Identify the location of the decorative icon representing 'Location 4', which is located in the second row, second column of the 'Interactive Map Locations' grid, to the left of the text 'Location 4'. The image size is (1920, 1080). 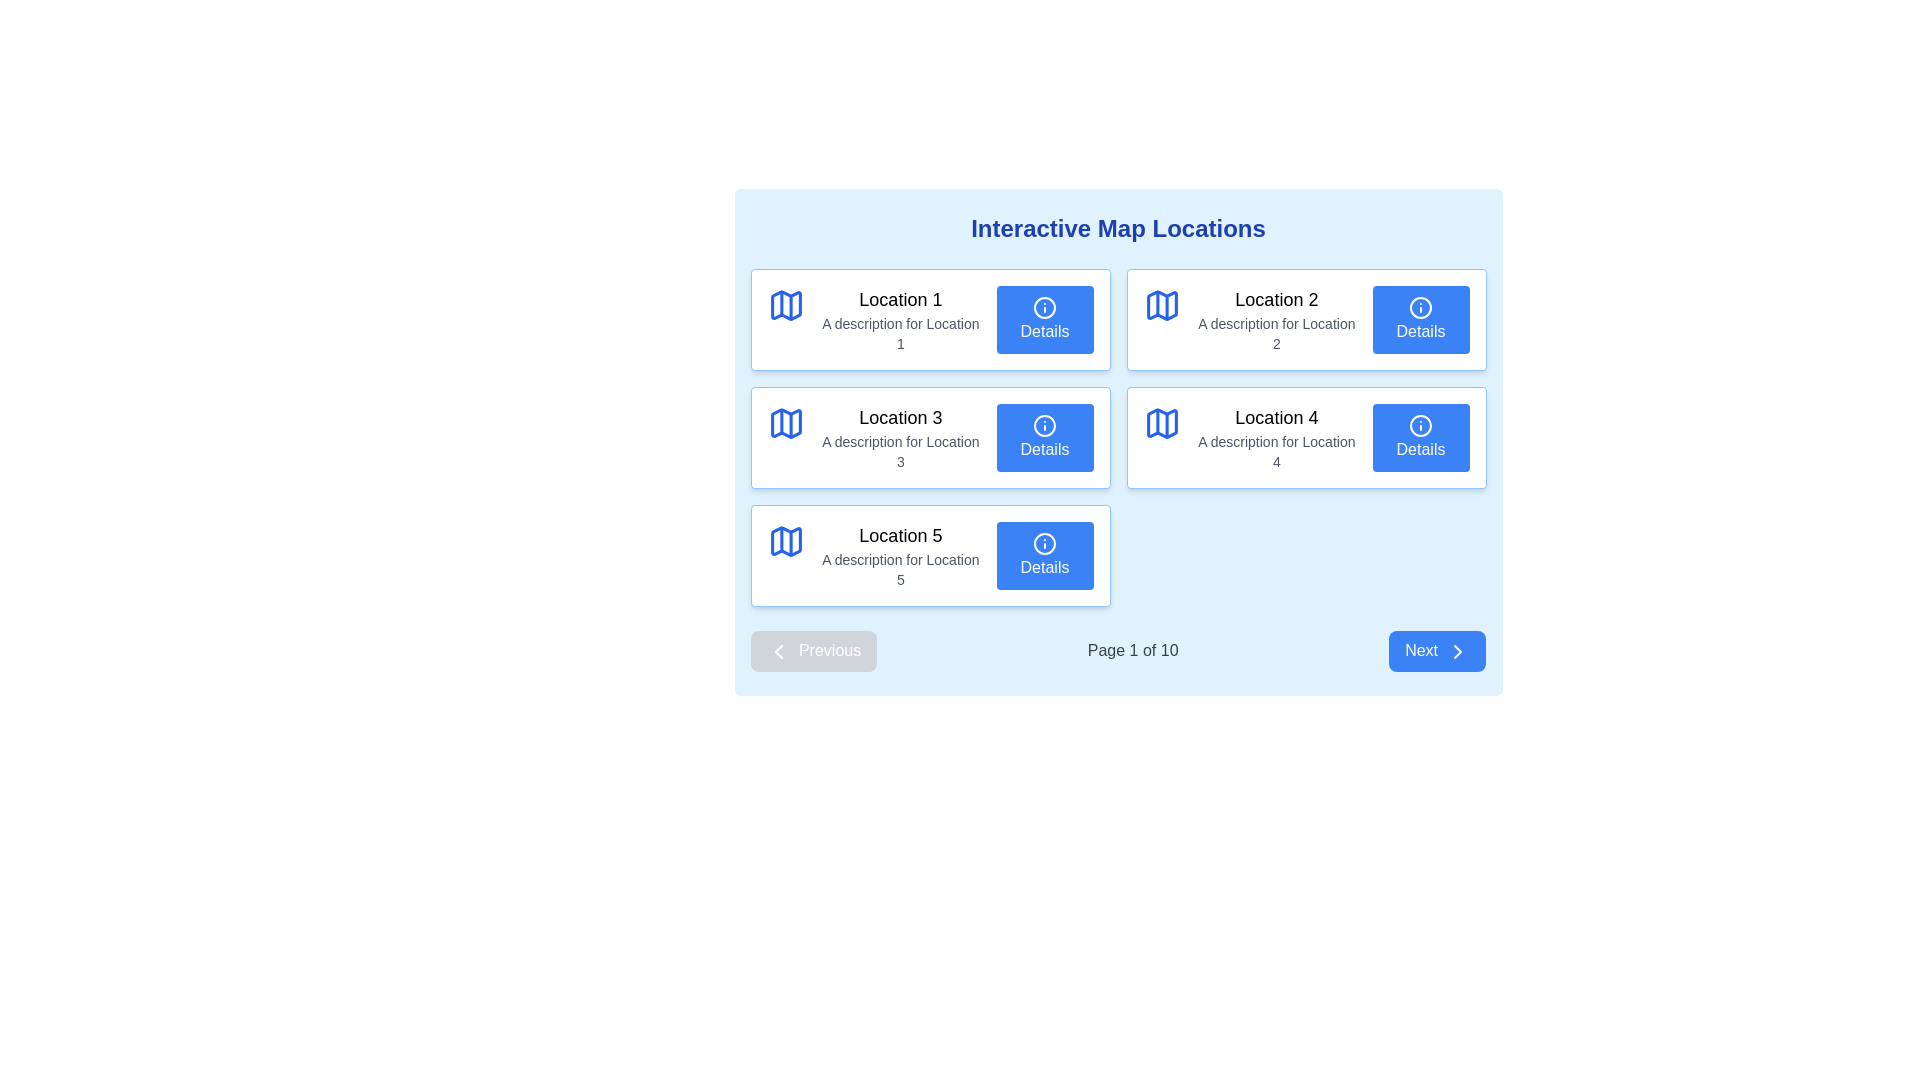
(1162, 423).